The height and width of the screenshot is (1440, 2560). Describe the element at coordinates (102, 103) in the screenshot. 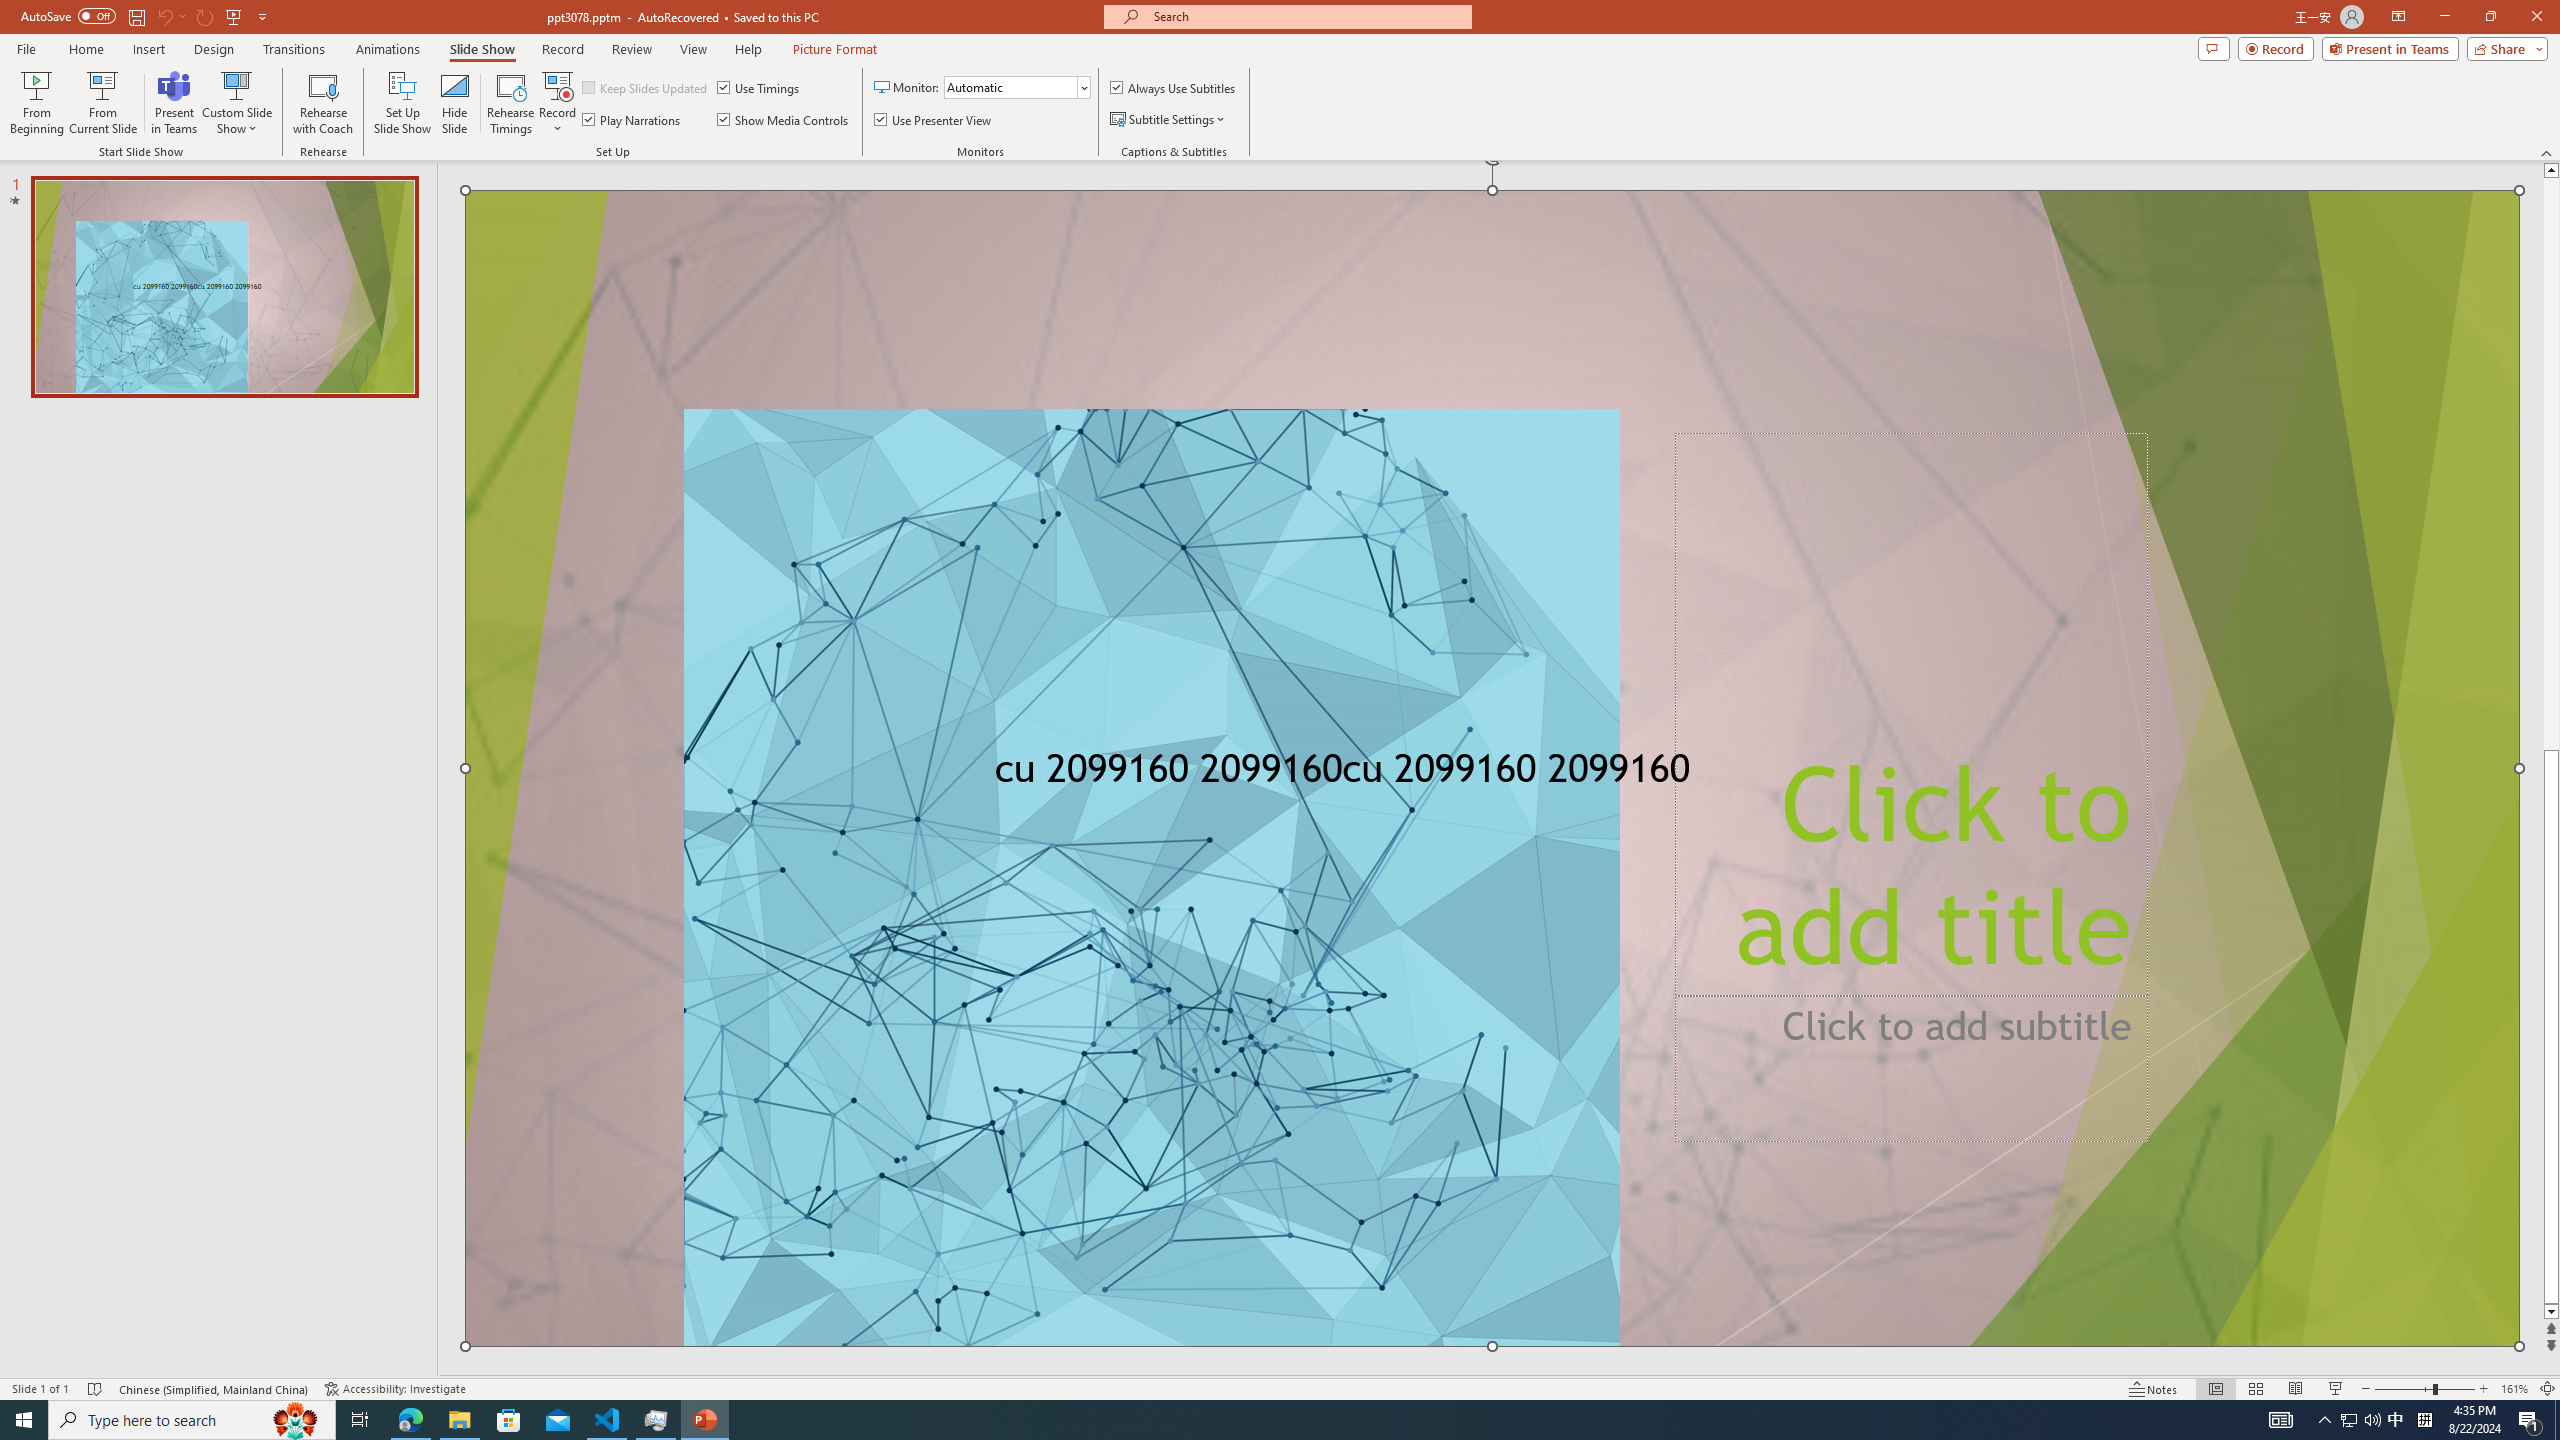

I see `'From Current Slide'` at that location.